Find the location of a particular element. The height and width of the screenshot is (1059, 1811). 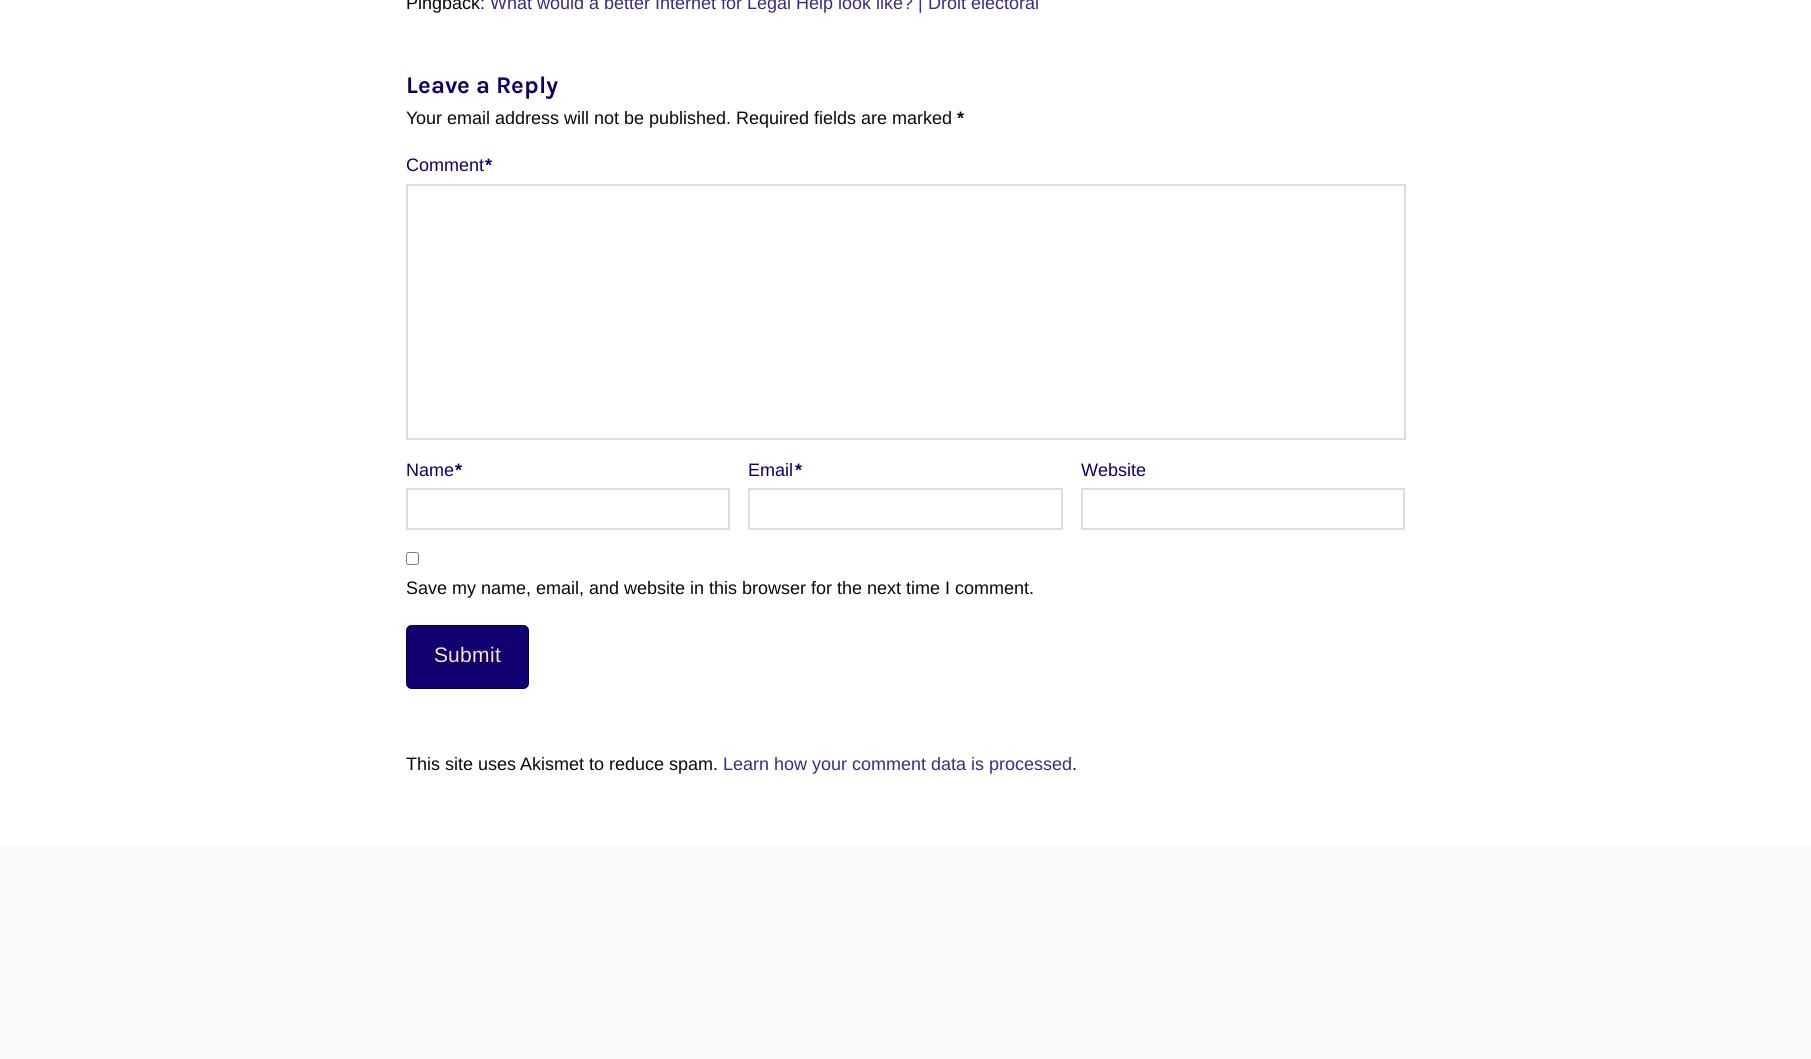

'Name' is located at coordinates (431, 469).